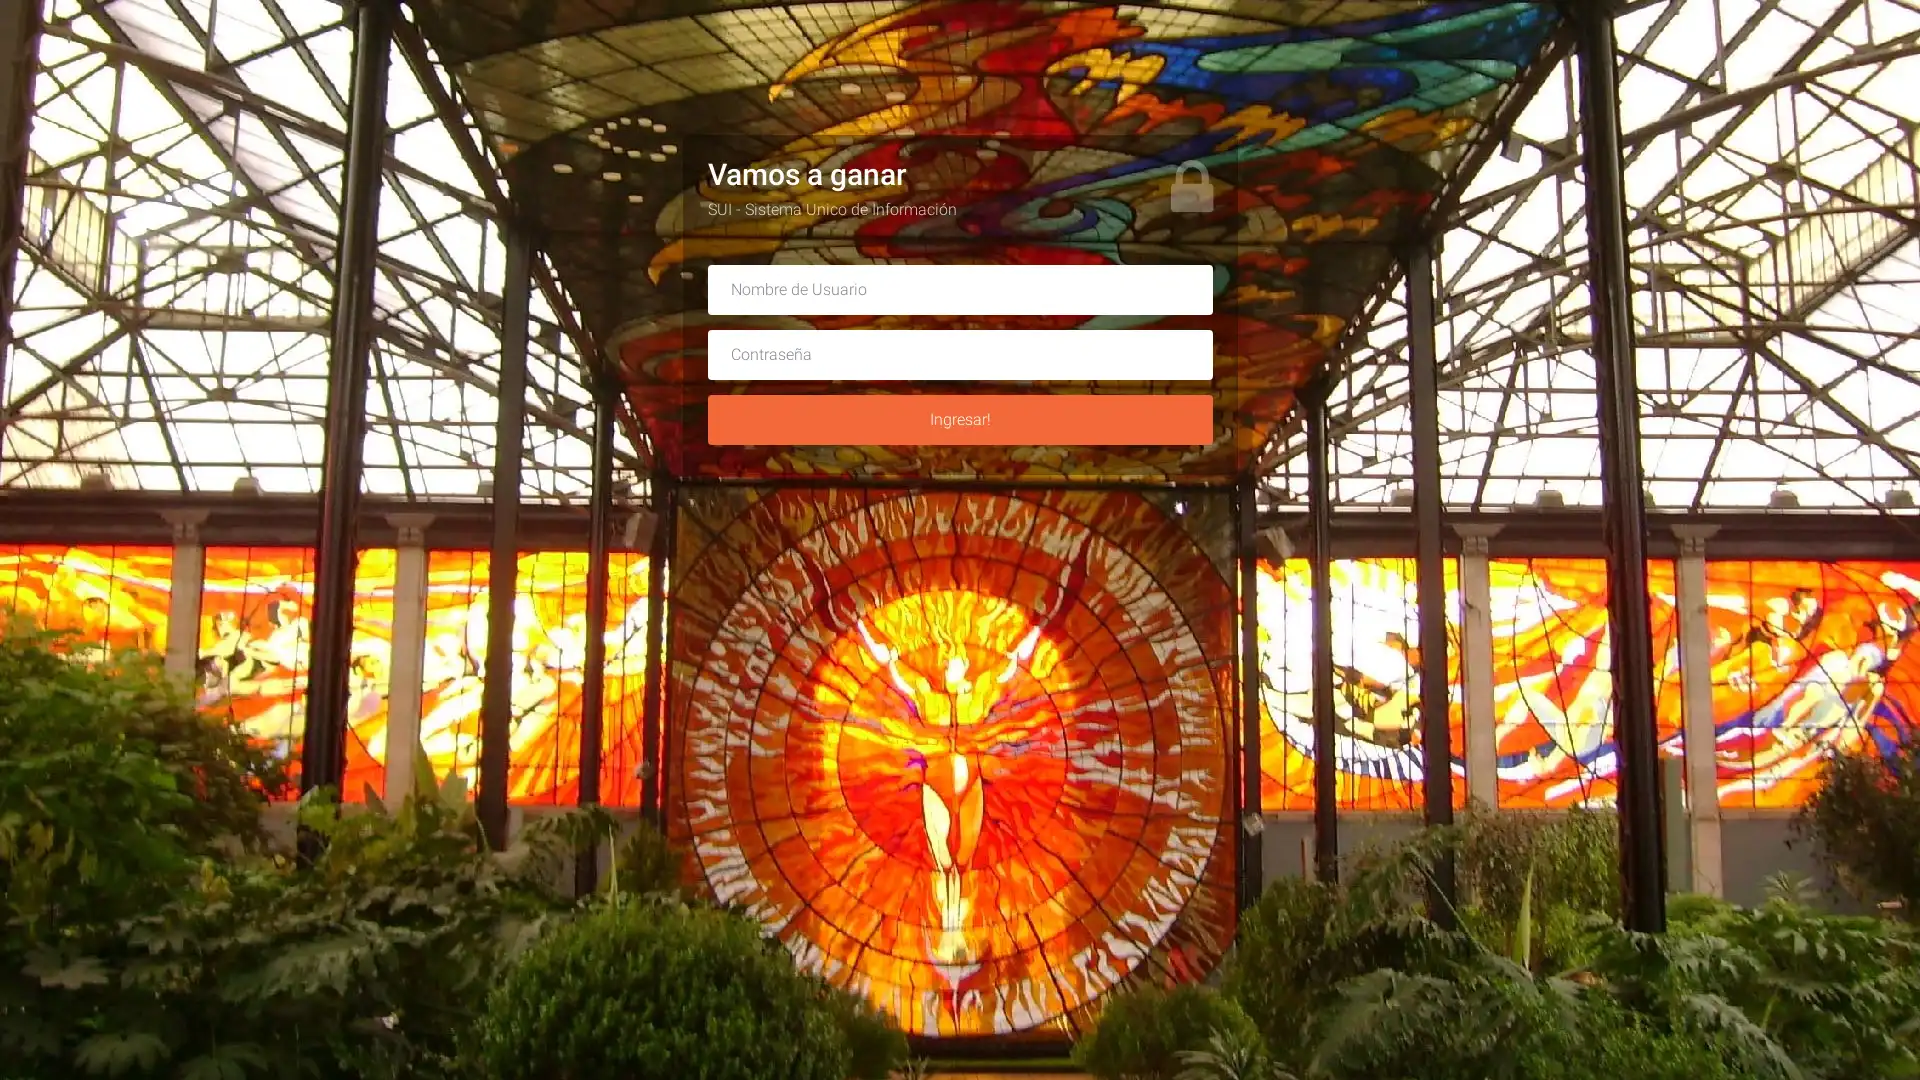 The height and width of the screenshot is (1080, 1920). Describe the element at coordinates (958, 419) in the screenshot. I see `Ingresar!` at that location.